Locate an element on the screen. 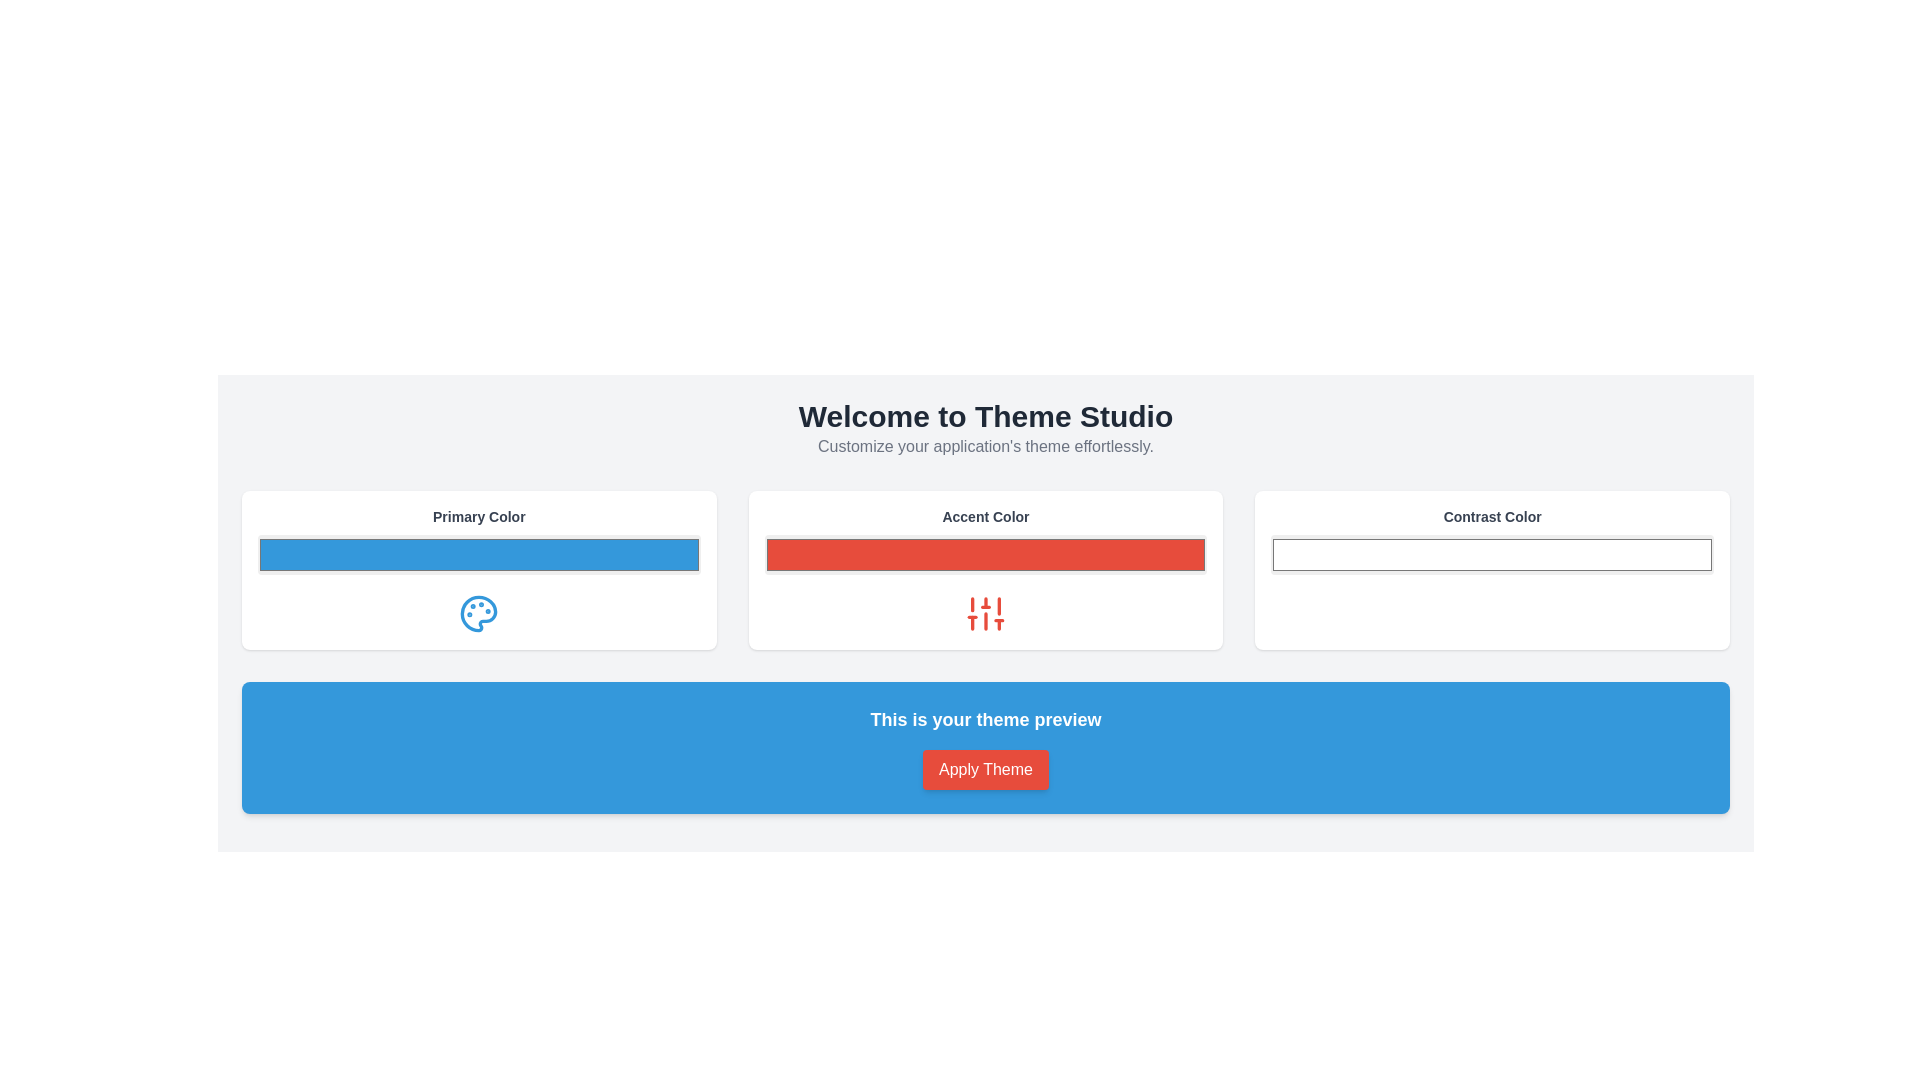  the Color Picker Button with a bright red background located under the 'Accent Color' label is located at coordinates (985, 555).